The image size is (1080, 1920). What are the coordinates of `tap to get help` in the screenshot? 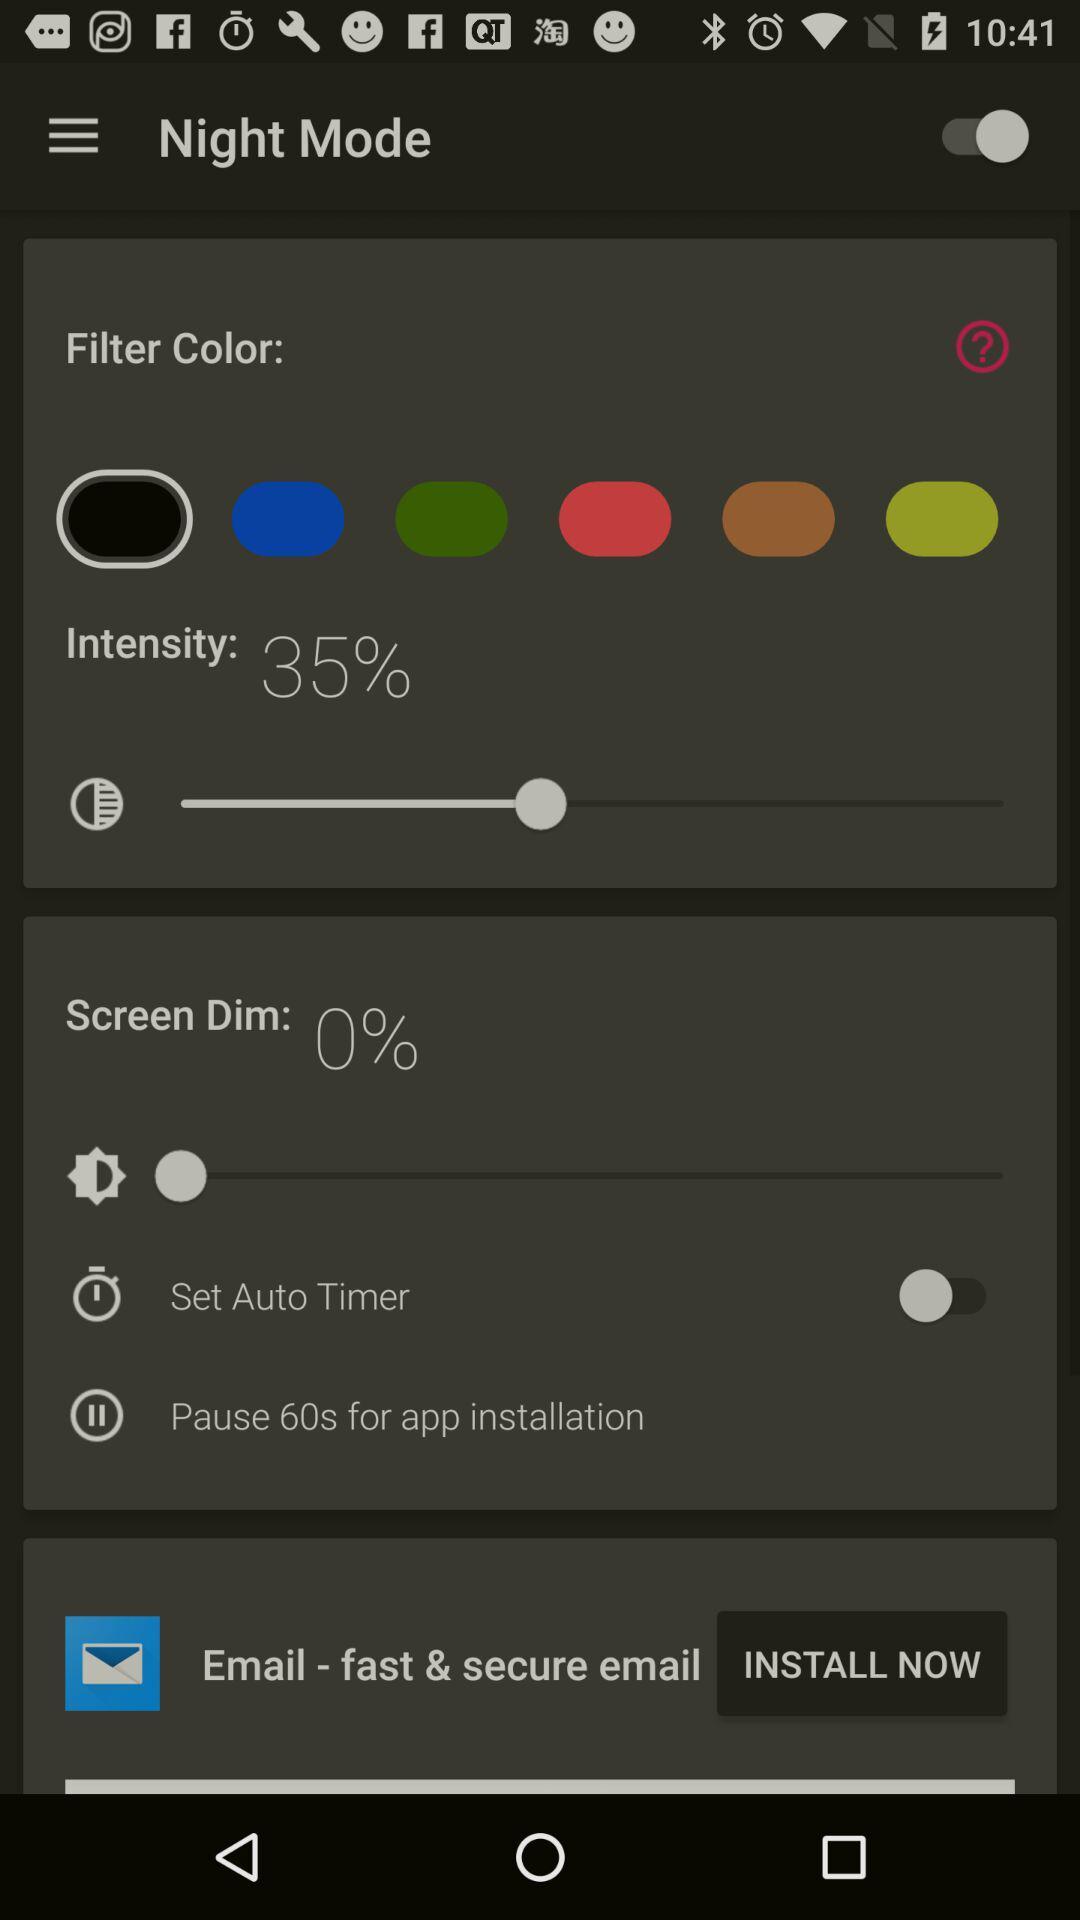 It's located at (981, 346).